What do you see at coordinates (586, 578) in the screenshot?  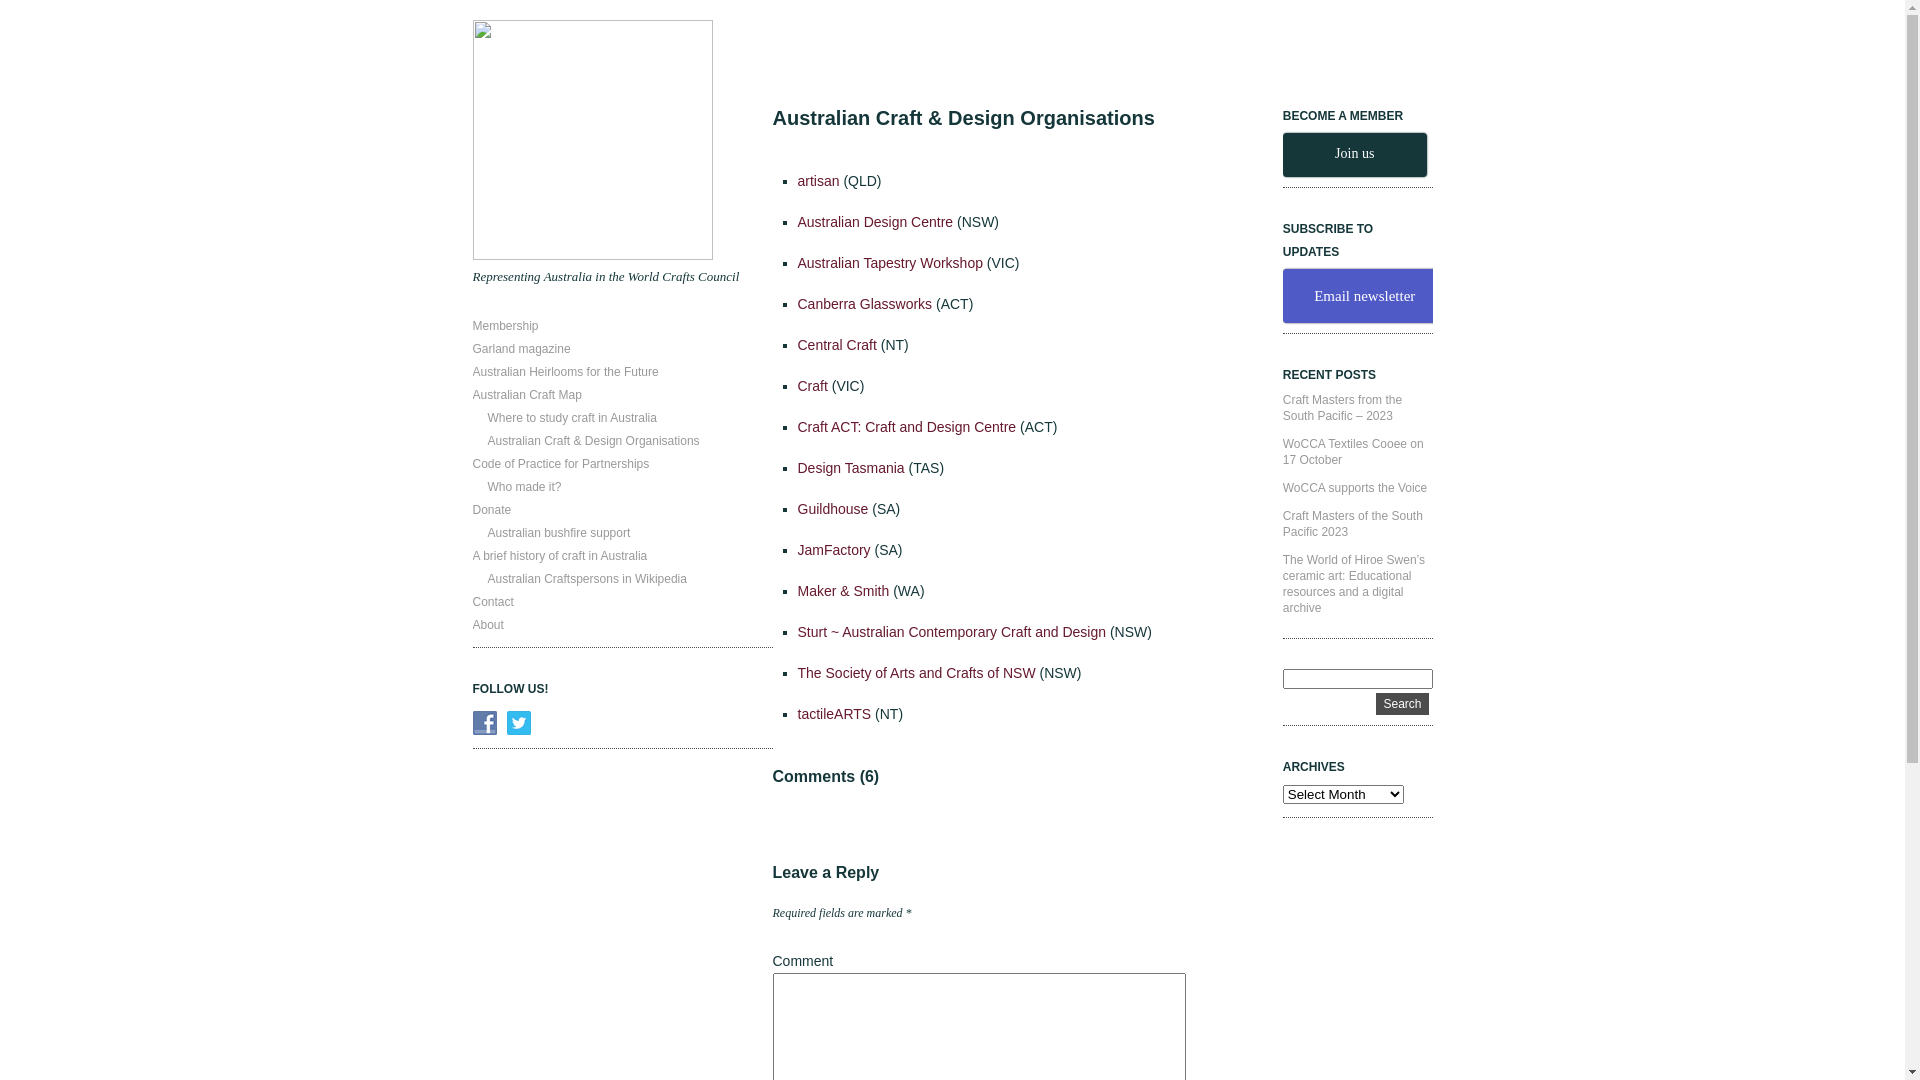 I see `'Australian Craftspersons in Wikipedia'` at bounding box center [586, 578].